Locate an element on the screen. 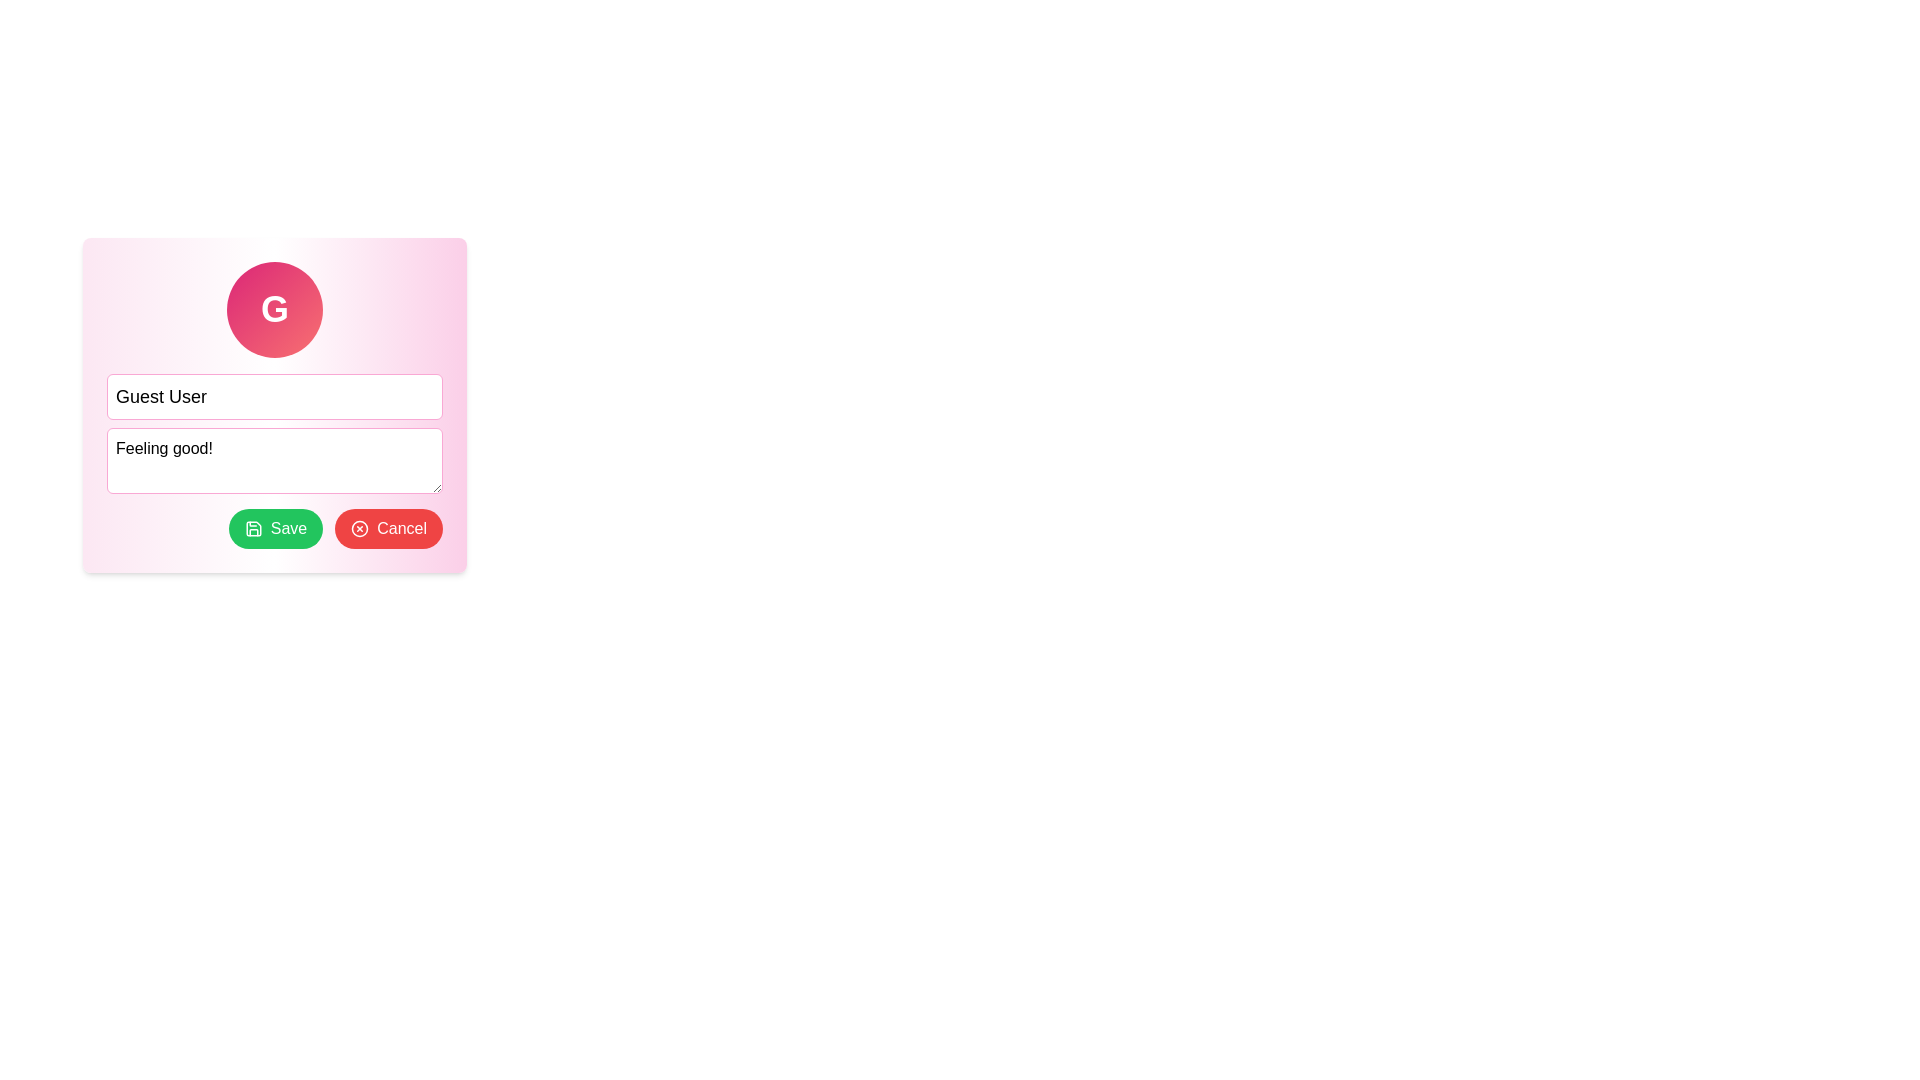 This screenshot has width=1920, height=1080. the icon button located near the left side of the 'Cancel' button is located at coordinates (360, 527).